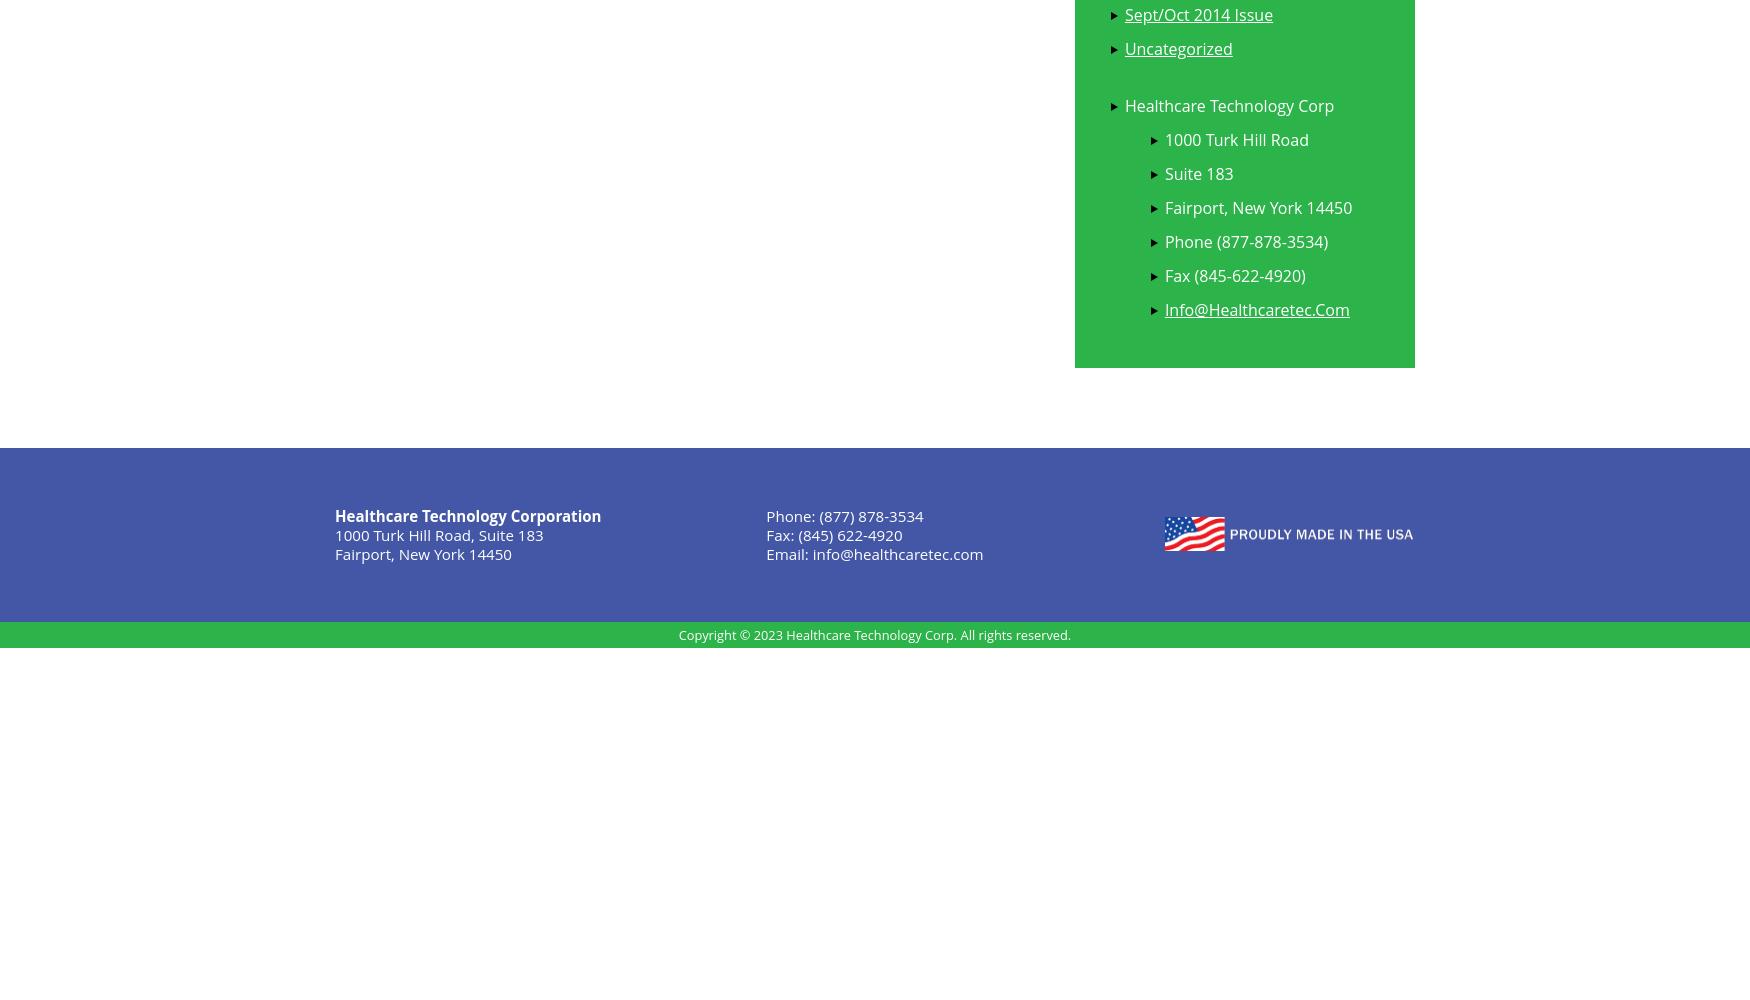 Image resolution: width=1750 pixels, height=1000 pixels. I want to click on '(845) 622-4920', so click(849, 534).